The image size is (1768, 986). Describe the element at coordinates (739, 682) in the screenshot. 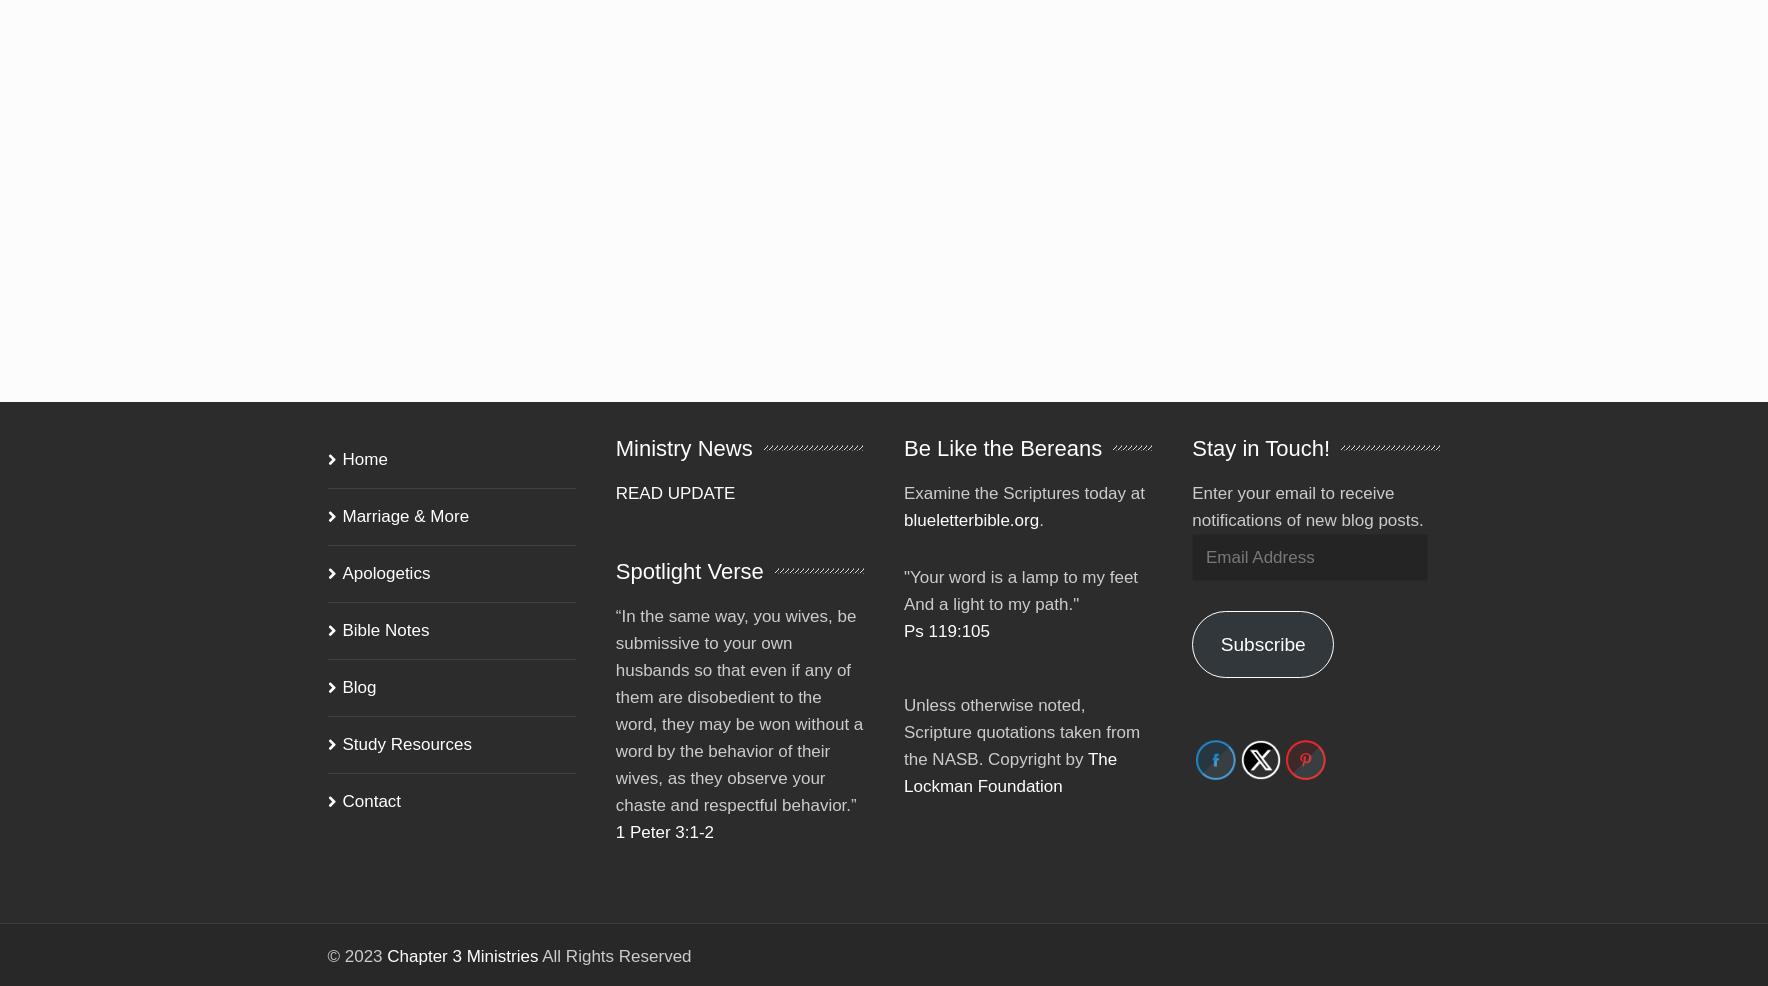

I see `'“In the same way, you wives, be submissive to your own husbands so that even if any of them are disobedient to the word, they may be won without a word by the behavior of their wives, as they observe your chaste and respectful behavior.”'` at that location.